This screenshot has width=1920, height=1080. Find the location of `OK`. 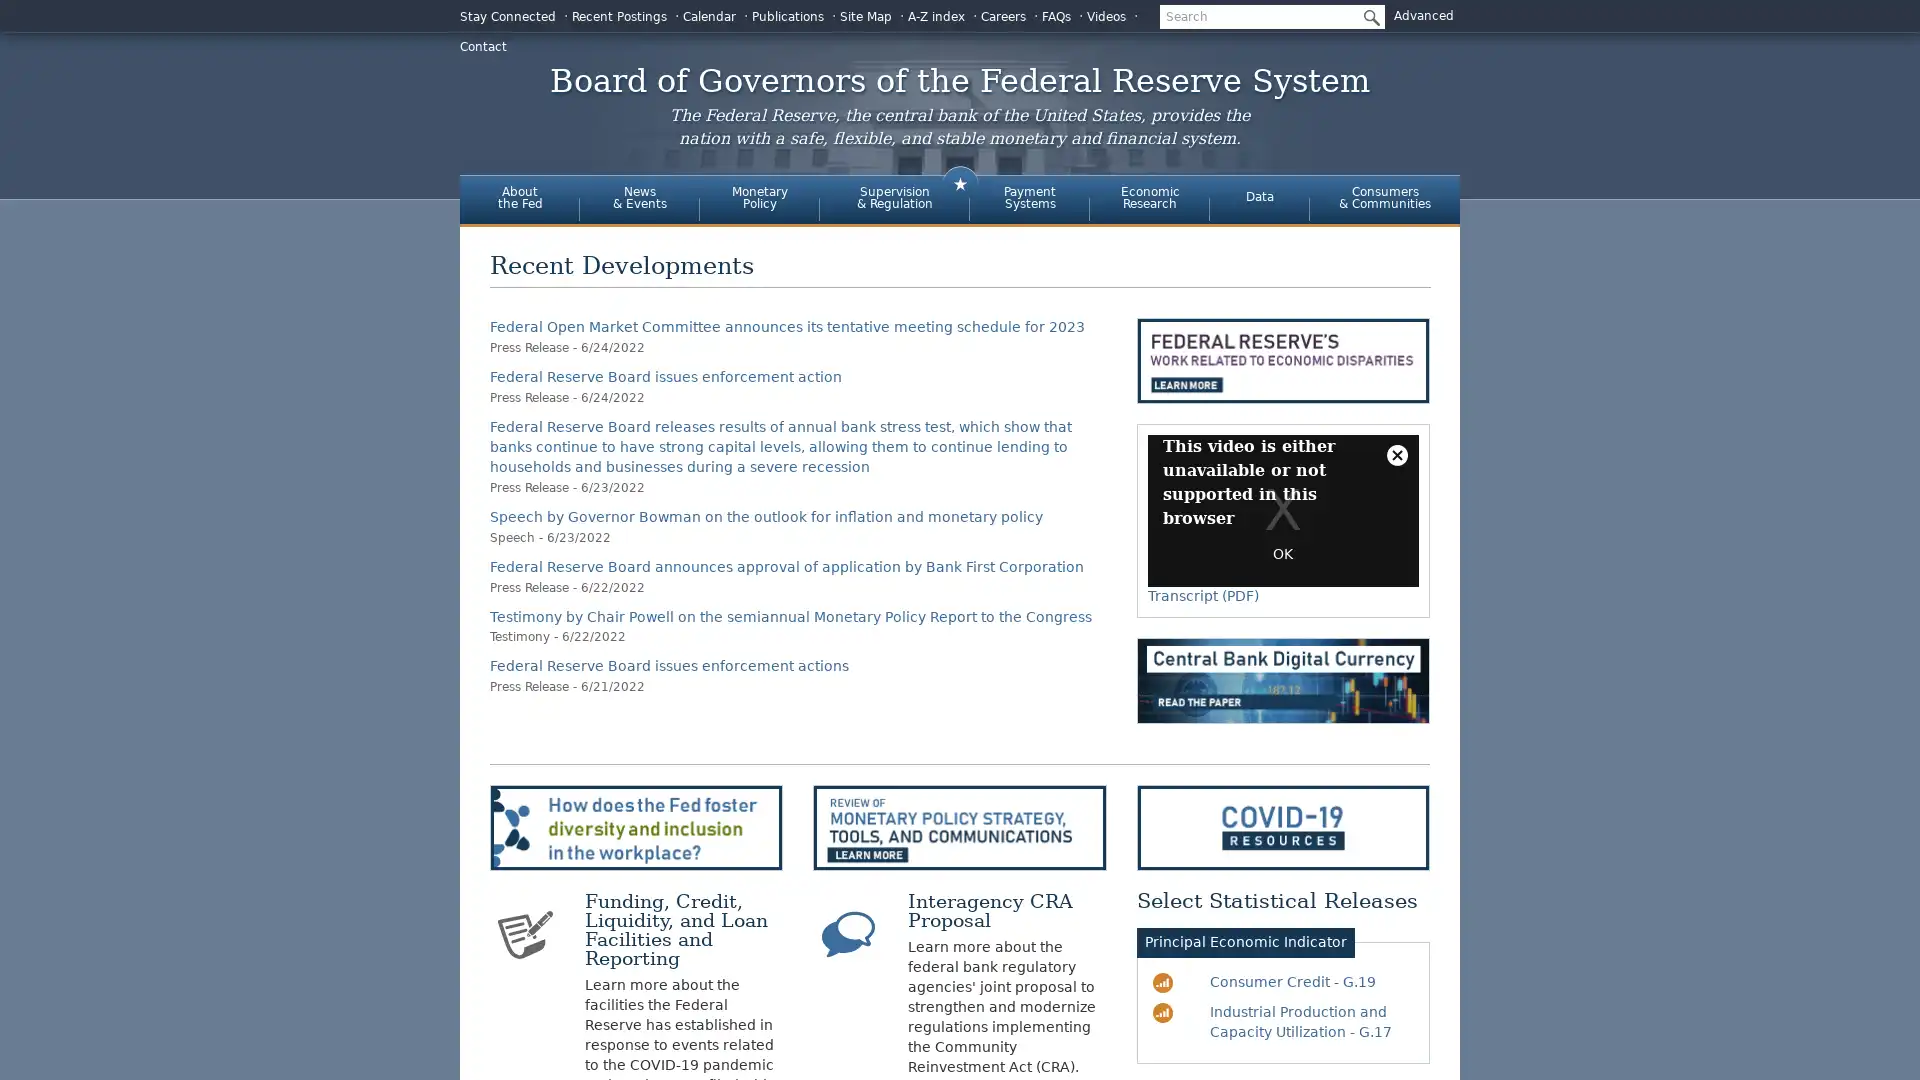

OK is located at coordinates (1282, 554).